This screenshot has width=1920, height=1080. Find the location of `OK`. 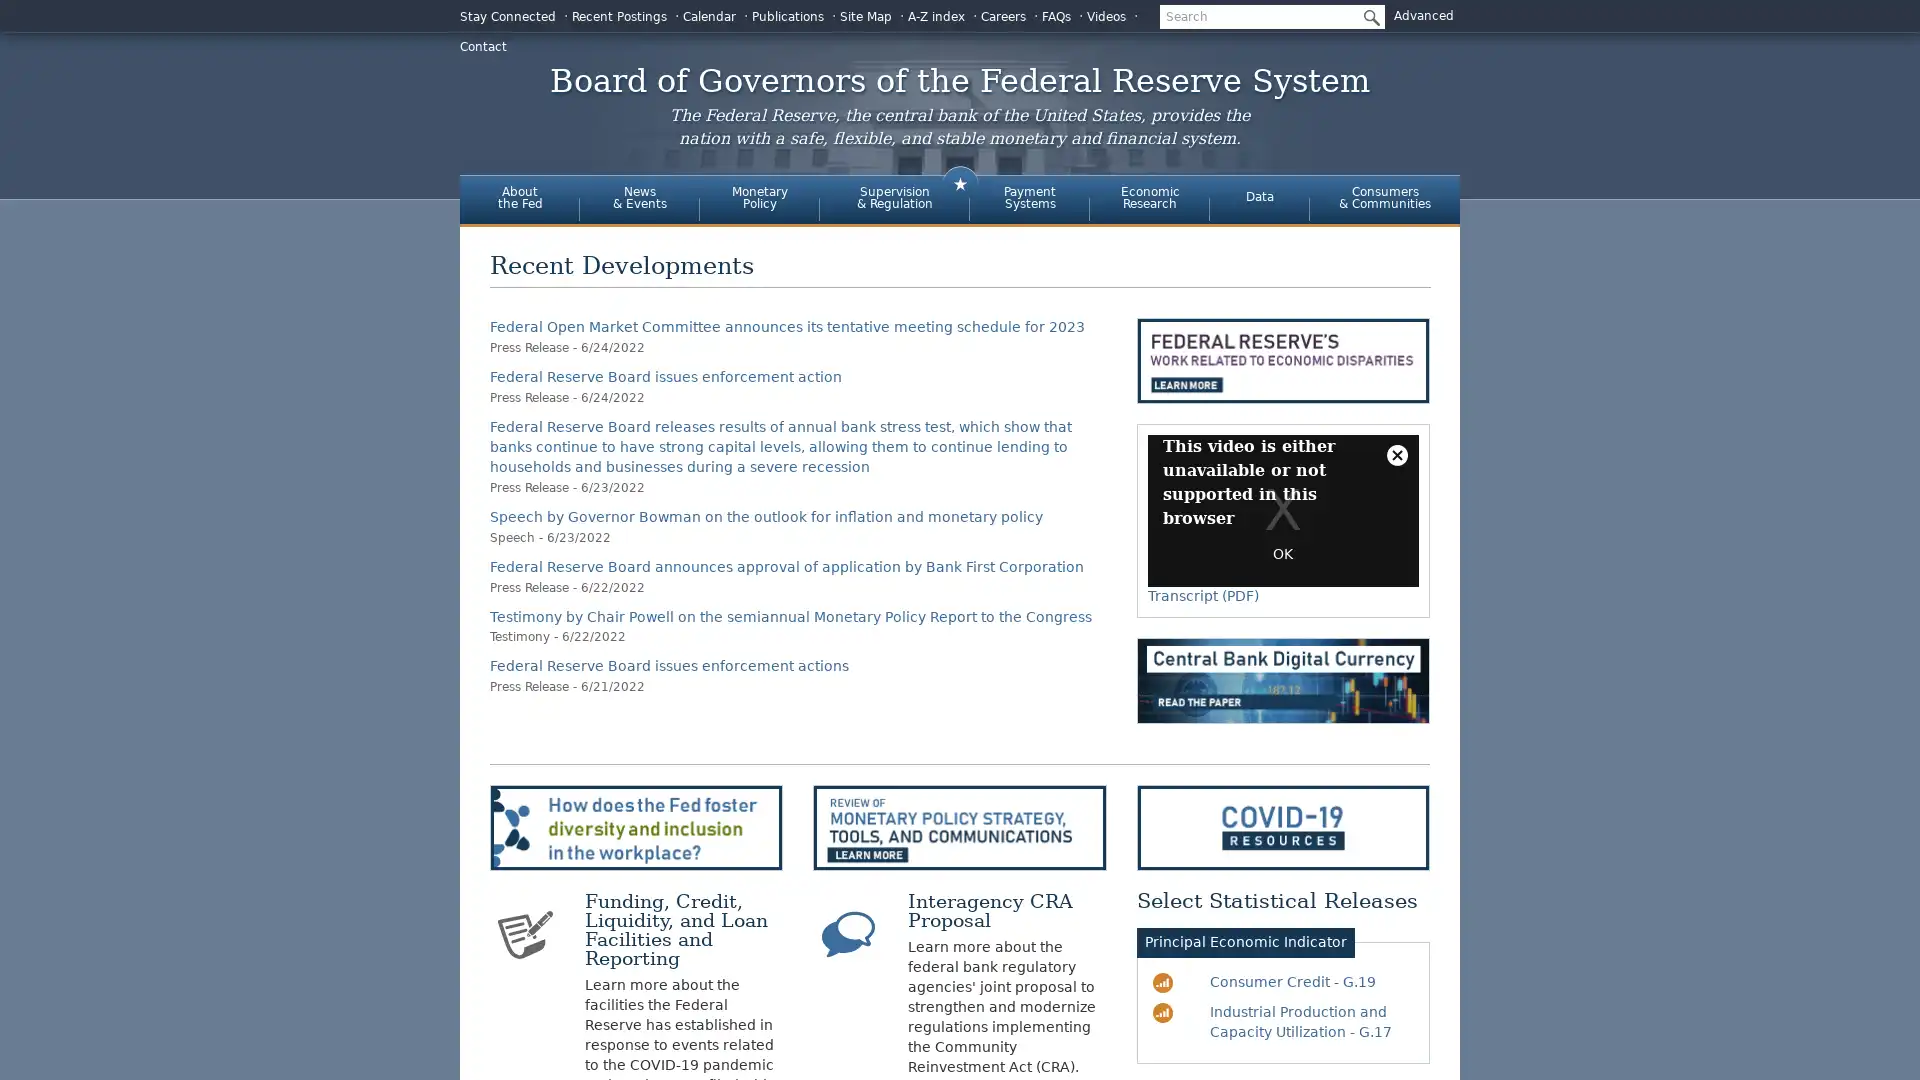

OK is located at coordinates (1282, 554).